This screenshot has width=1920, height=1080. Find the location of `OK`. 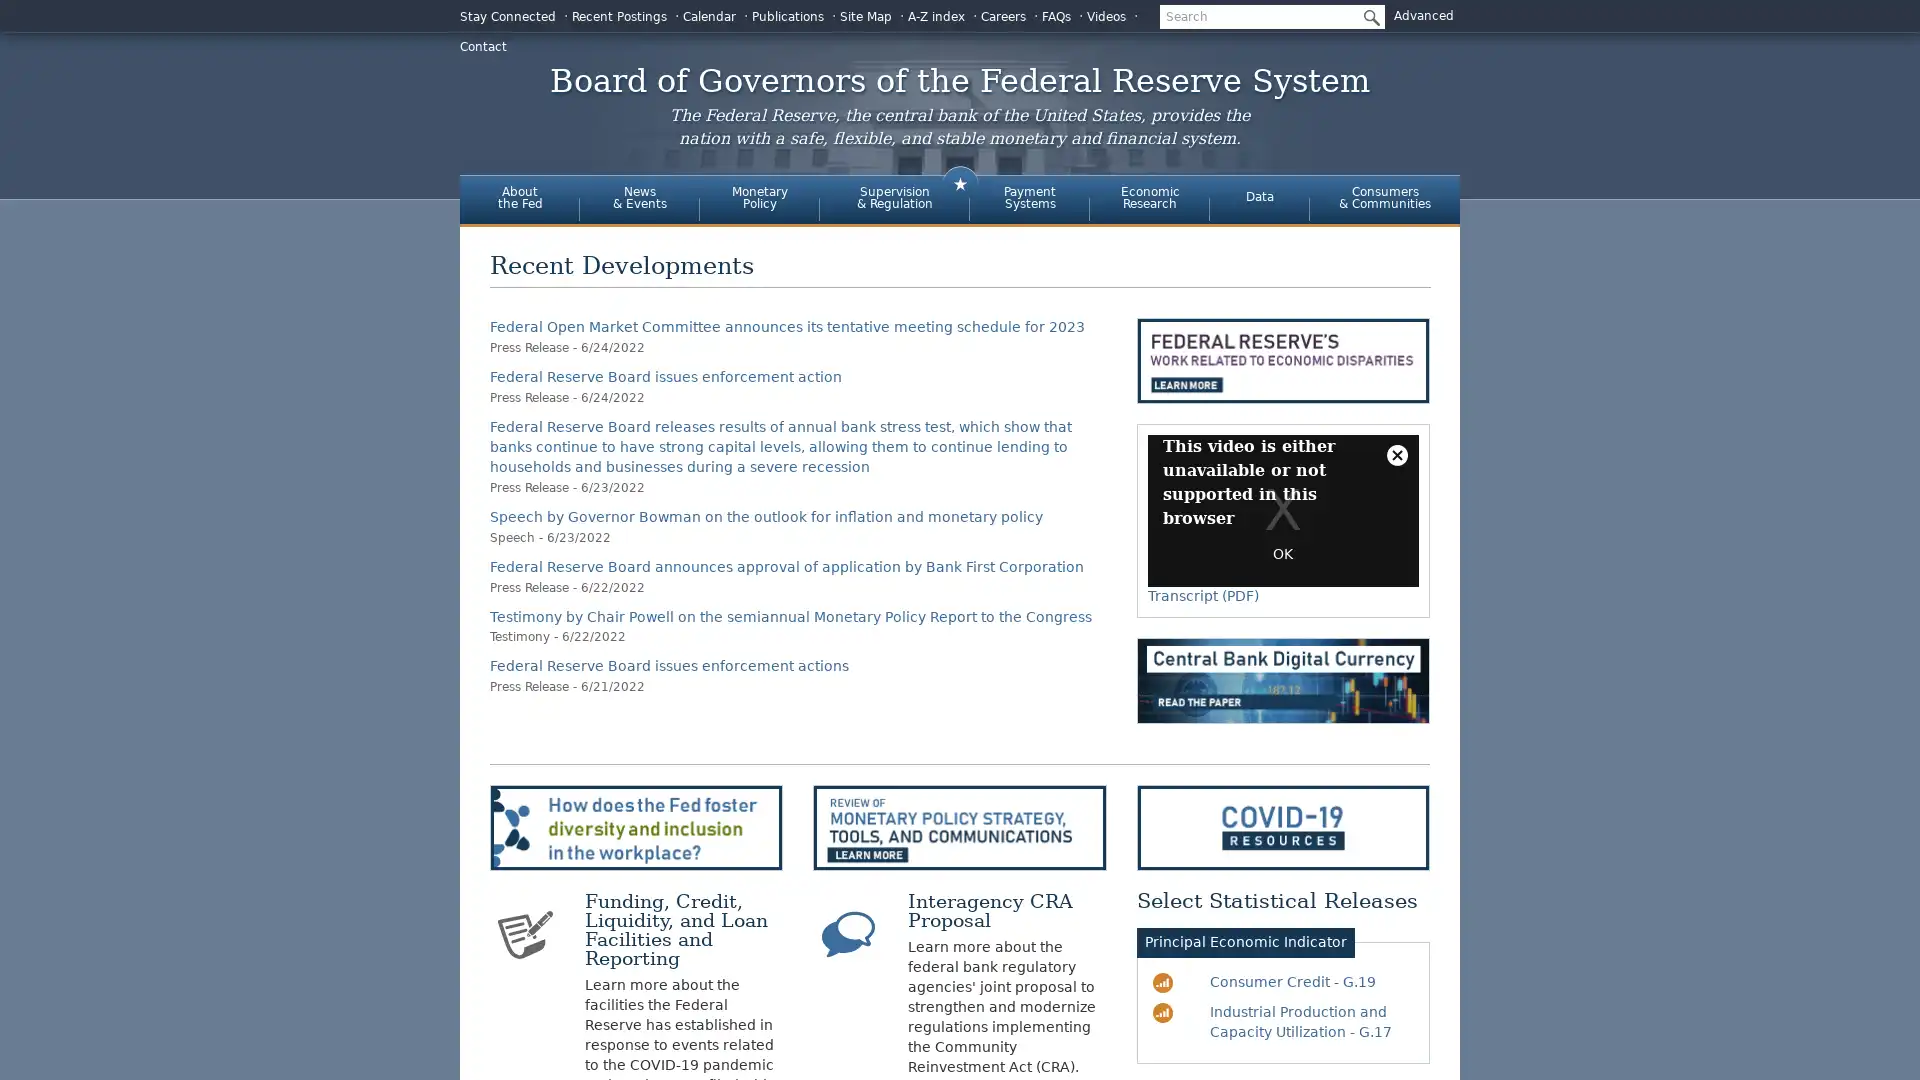

OK is located at coordinates (1282, 554).